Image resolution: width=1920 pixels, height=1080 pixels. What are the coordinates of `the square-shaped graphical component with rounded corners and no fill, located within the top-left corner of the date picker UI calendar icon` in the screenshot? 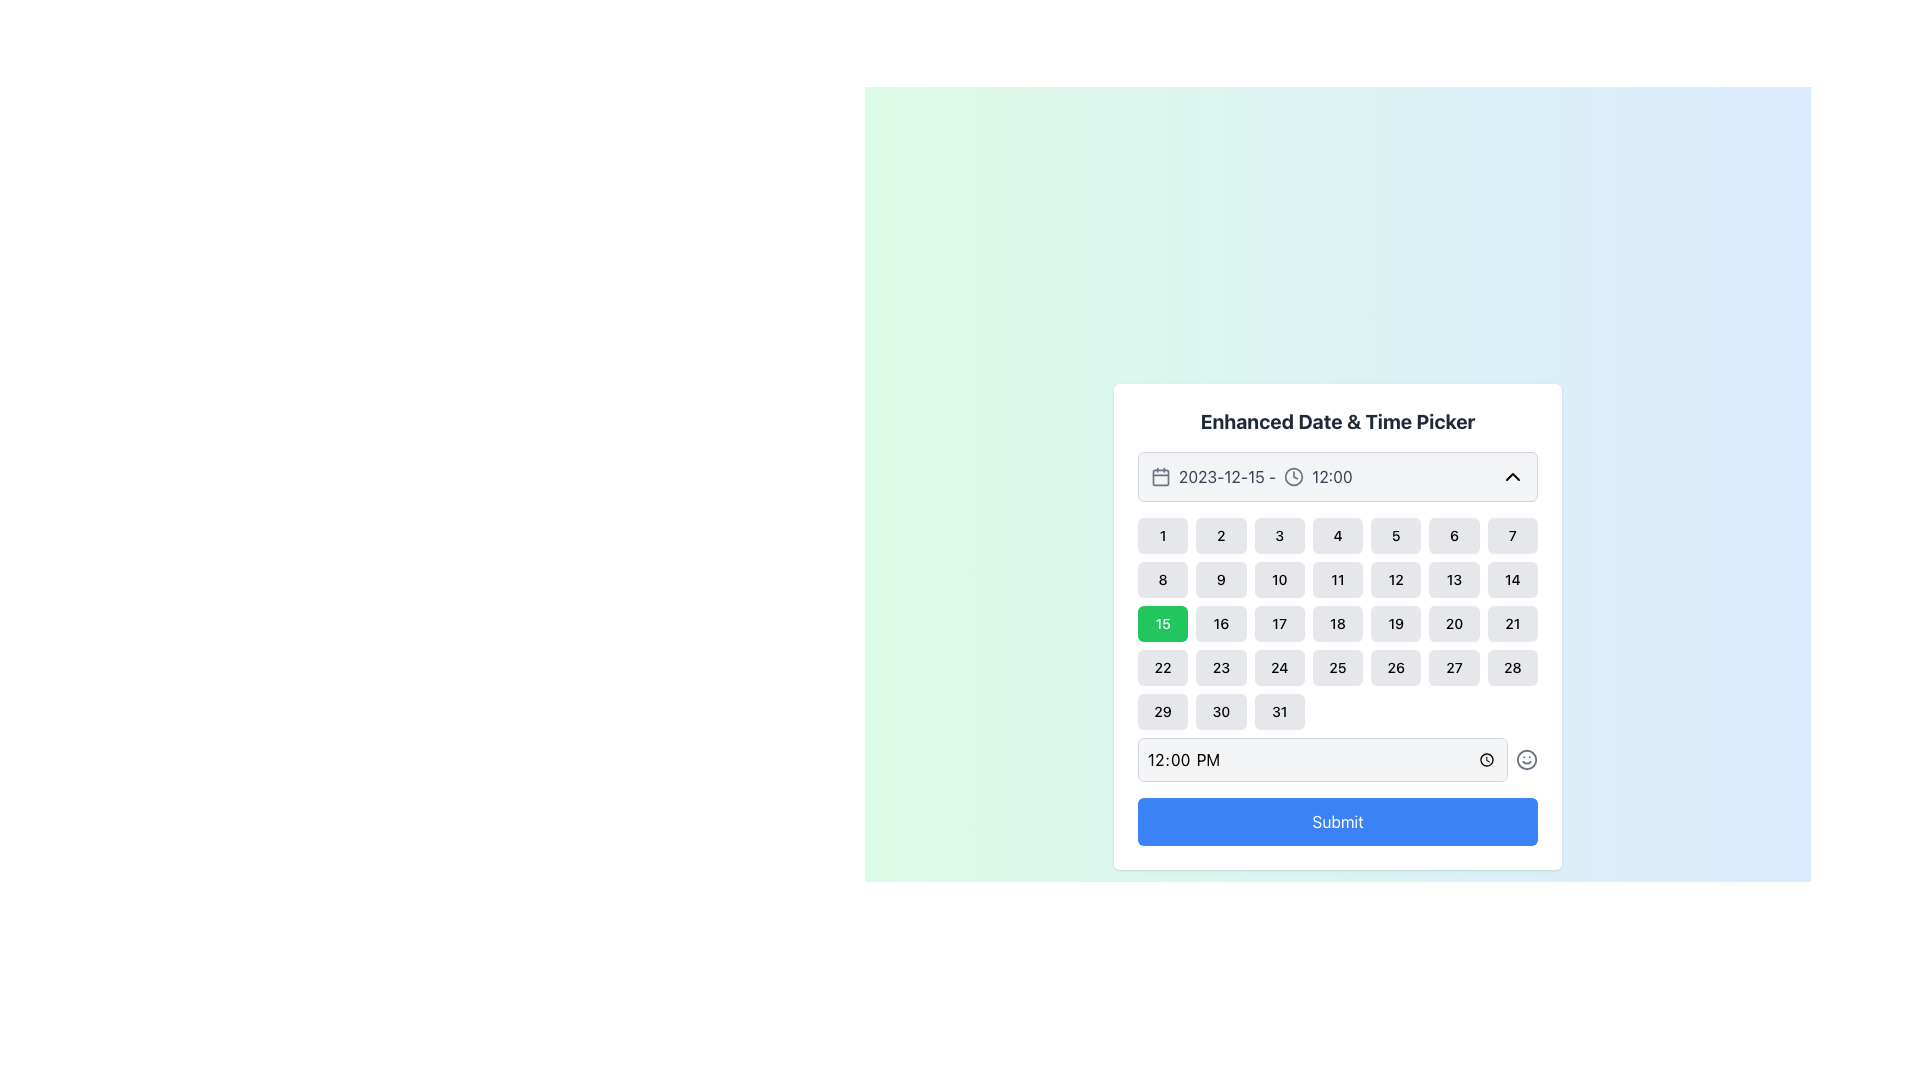 It's located at (1161, 477).